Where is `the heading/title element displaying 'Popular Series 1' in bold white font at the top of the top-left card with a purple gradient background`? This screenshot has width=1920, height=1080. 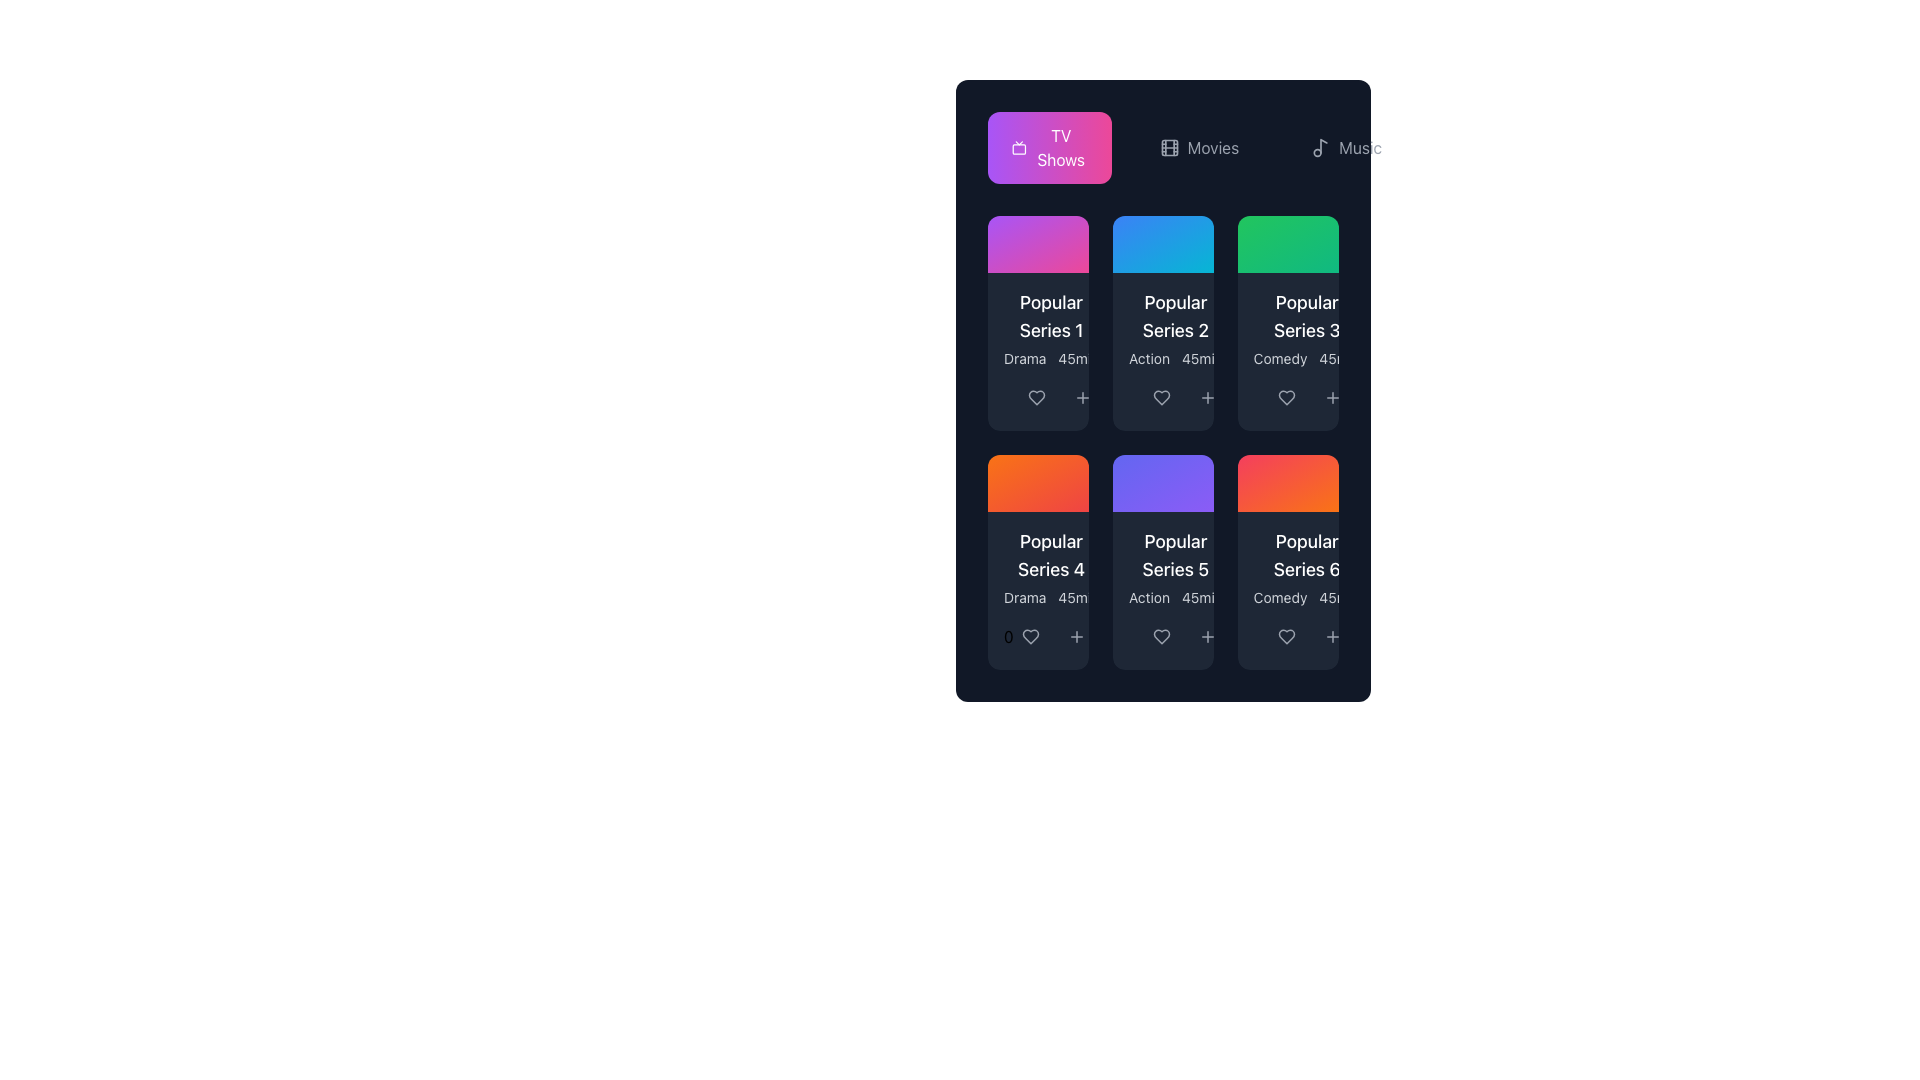
the heading/title element displaying 'Popular Series 1' in bold white font at the top of the top-left card with a purple gradient background is located at coordinates (1050, 315).